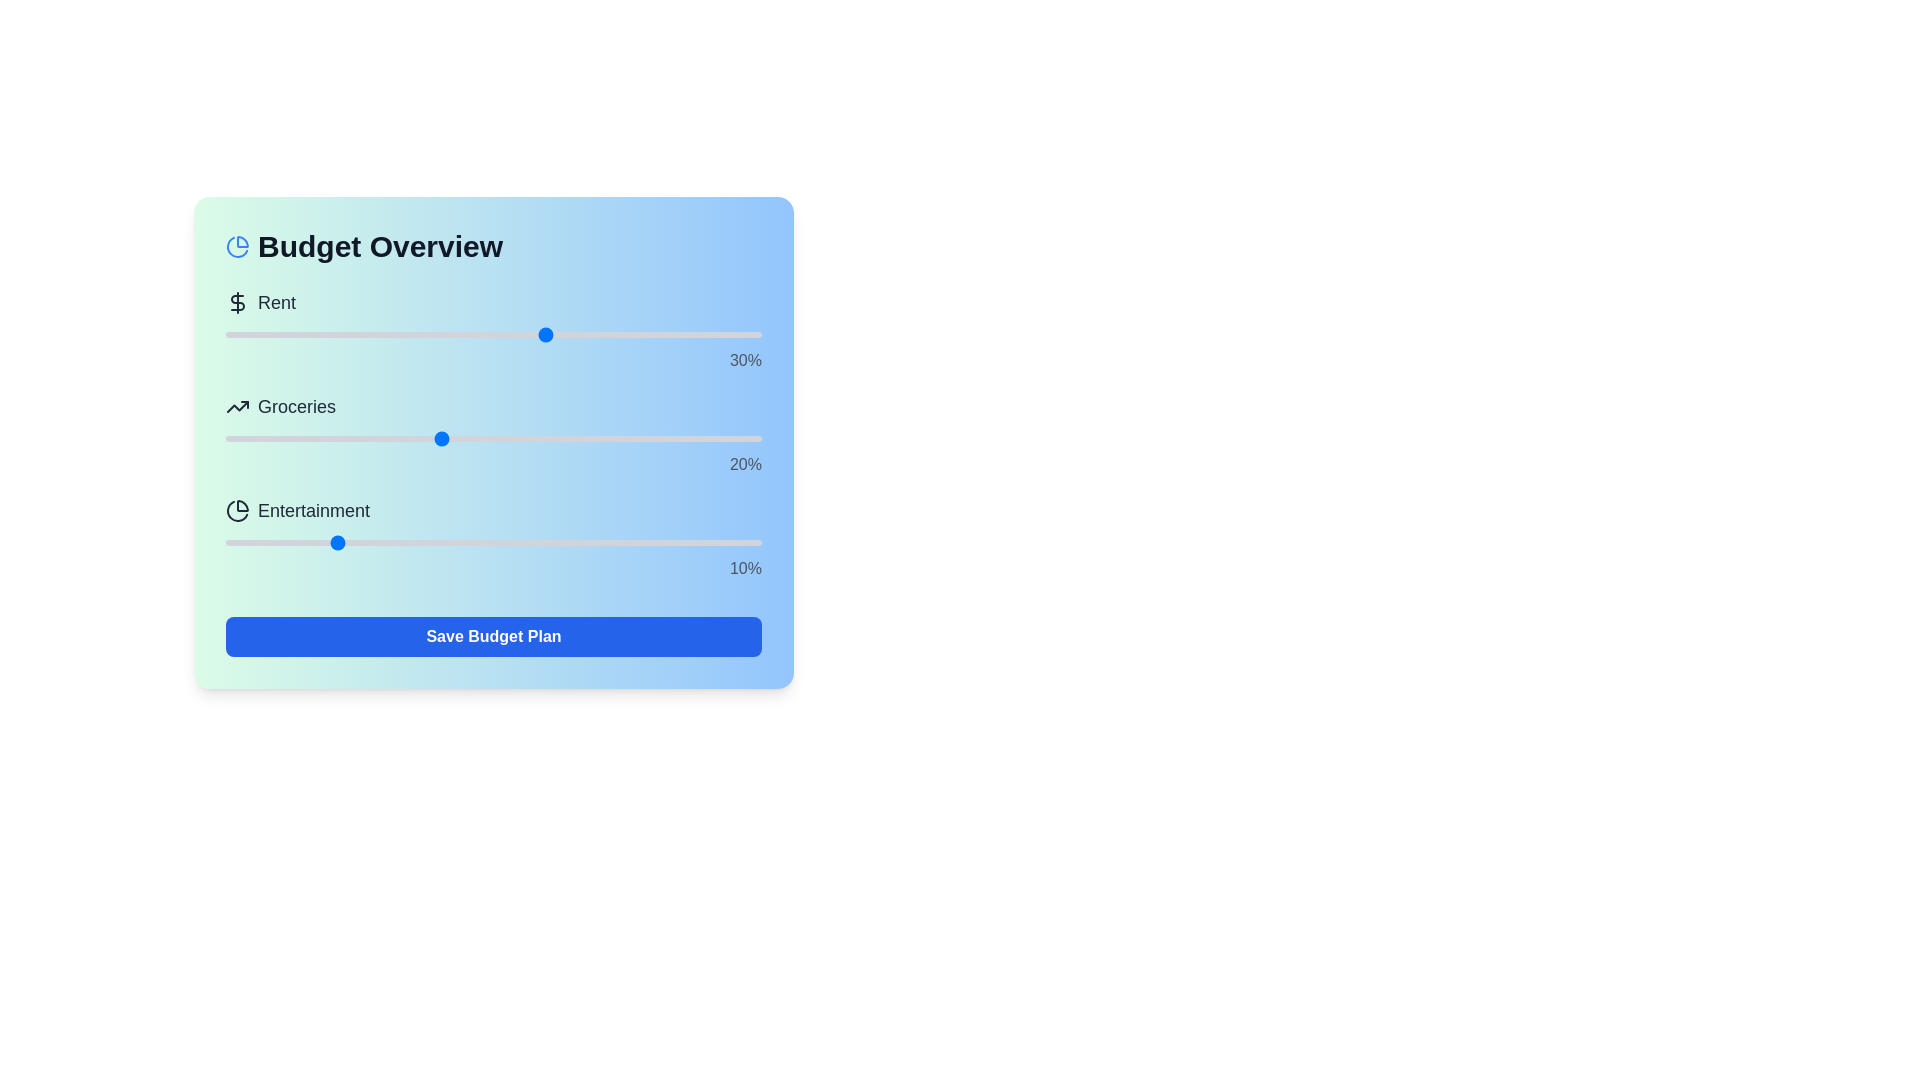  What do you see at coordinates (278, 438) in the screenshot?
I see `the 'Groceries' slider` at bounding box center [278, 438].